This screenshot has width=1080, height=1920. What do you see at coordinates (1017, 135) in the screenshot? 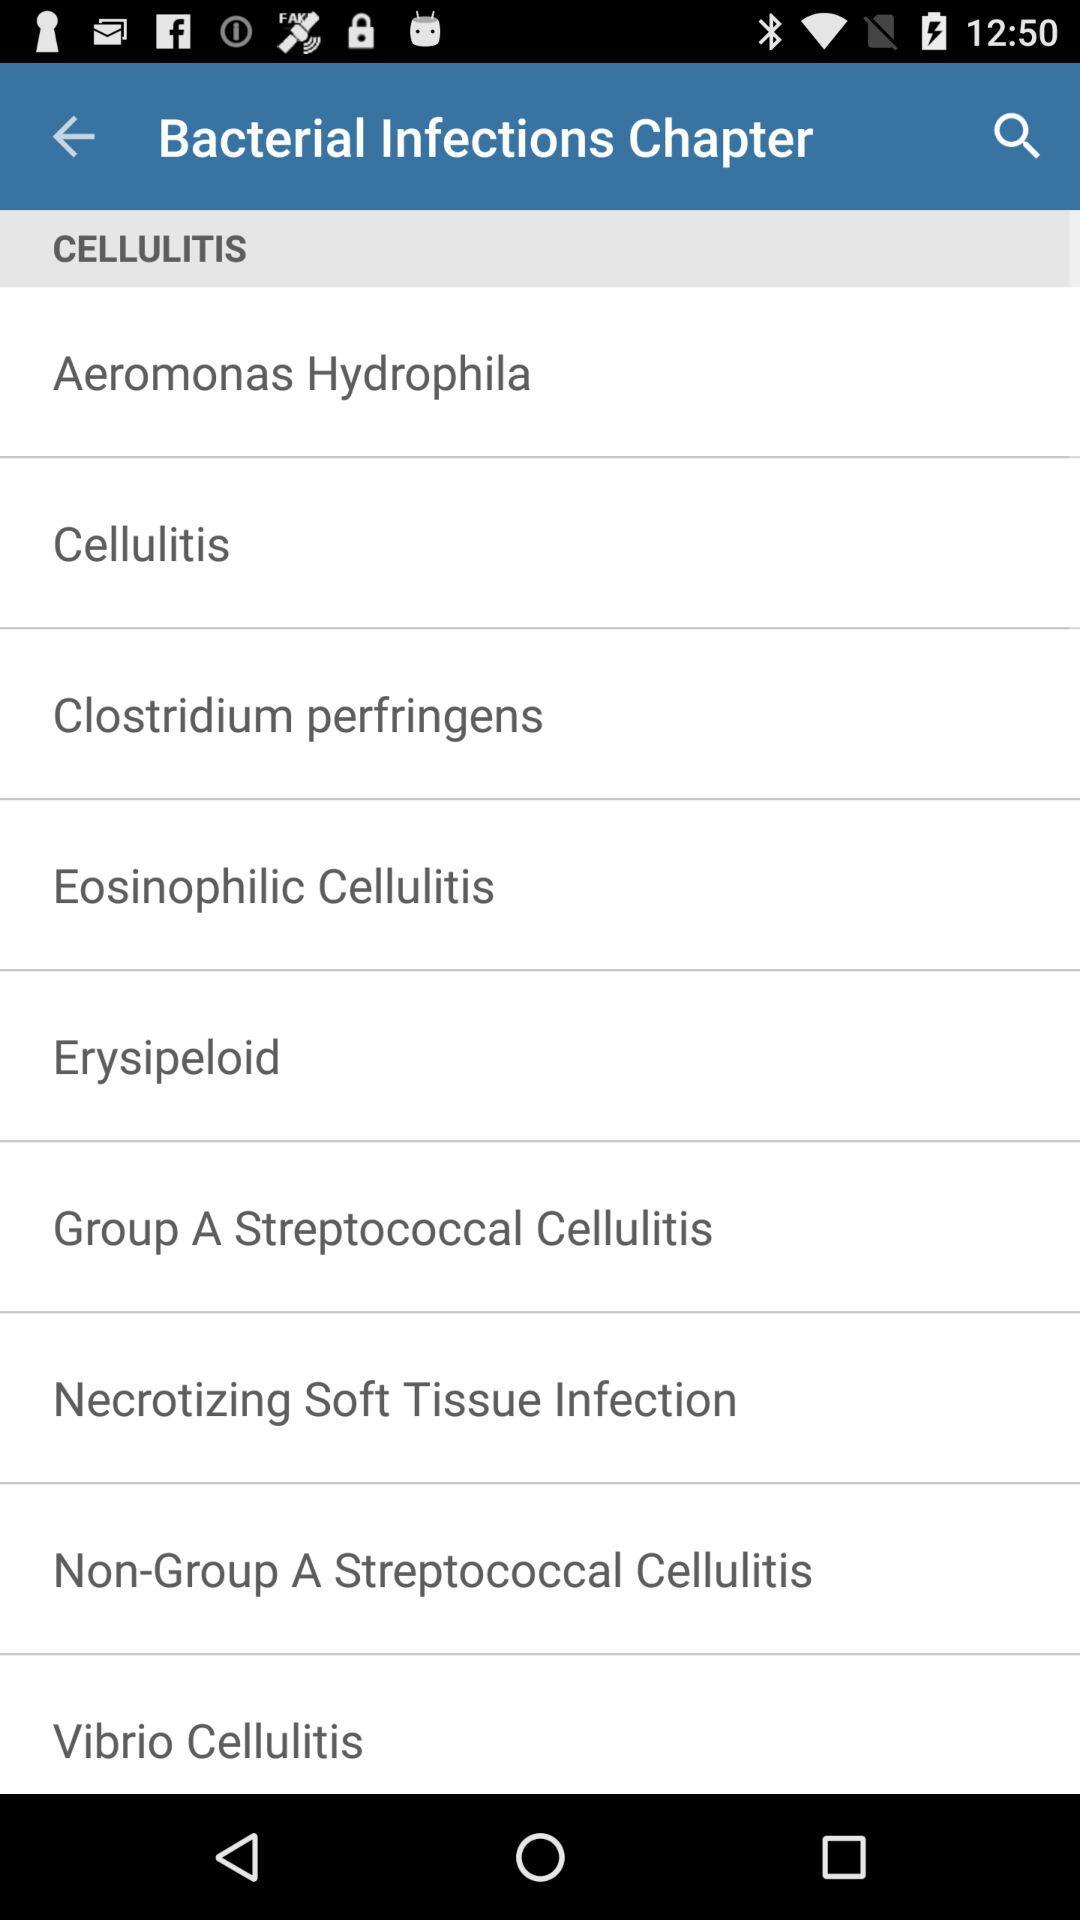
I see `the icon to the right of the bacterial infections chapter item` at bounding box center [1017, 135].